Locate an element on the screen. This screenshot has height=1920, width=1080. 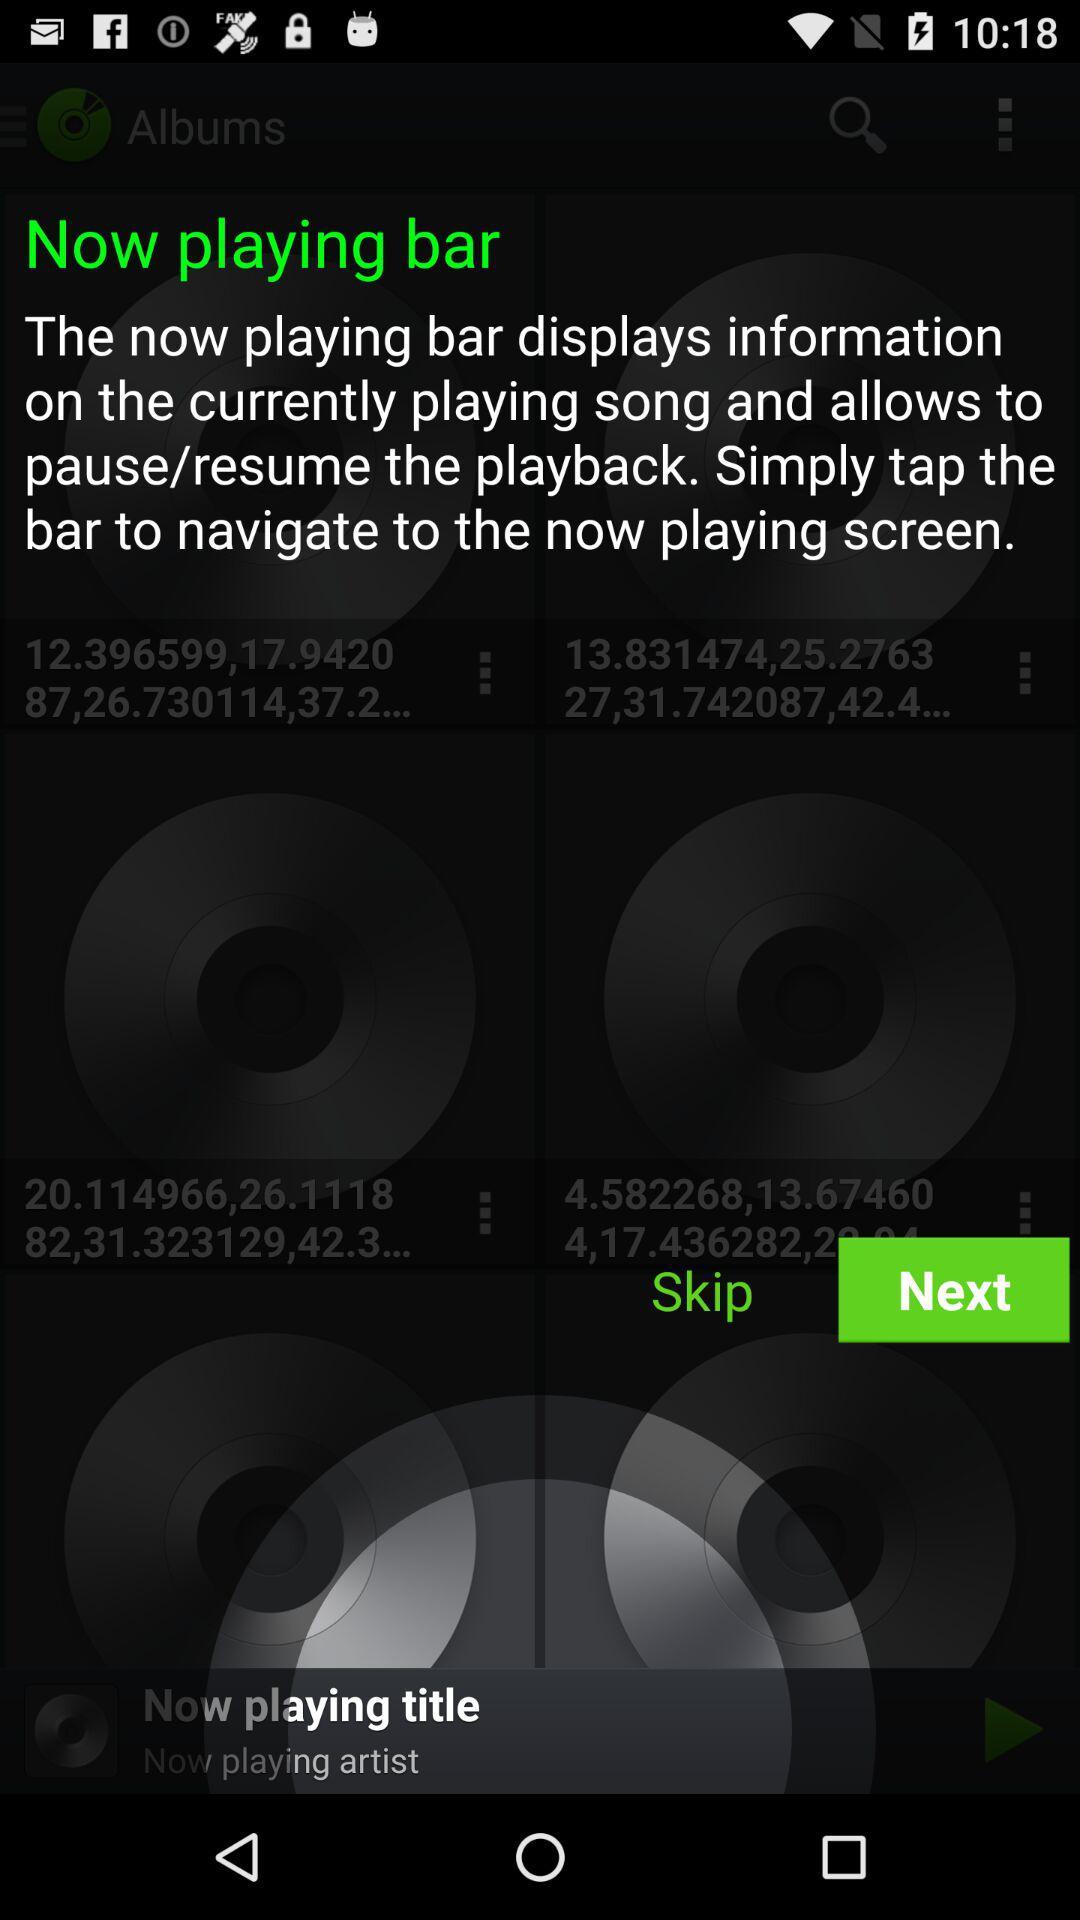
the play icon is located at coordinates (1008, 1851).